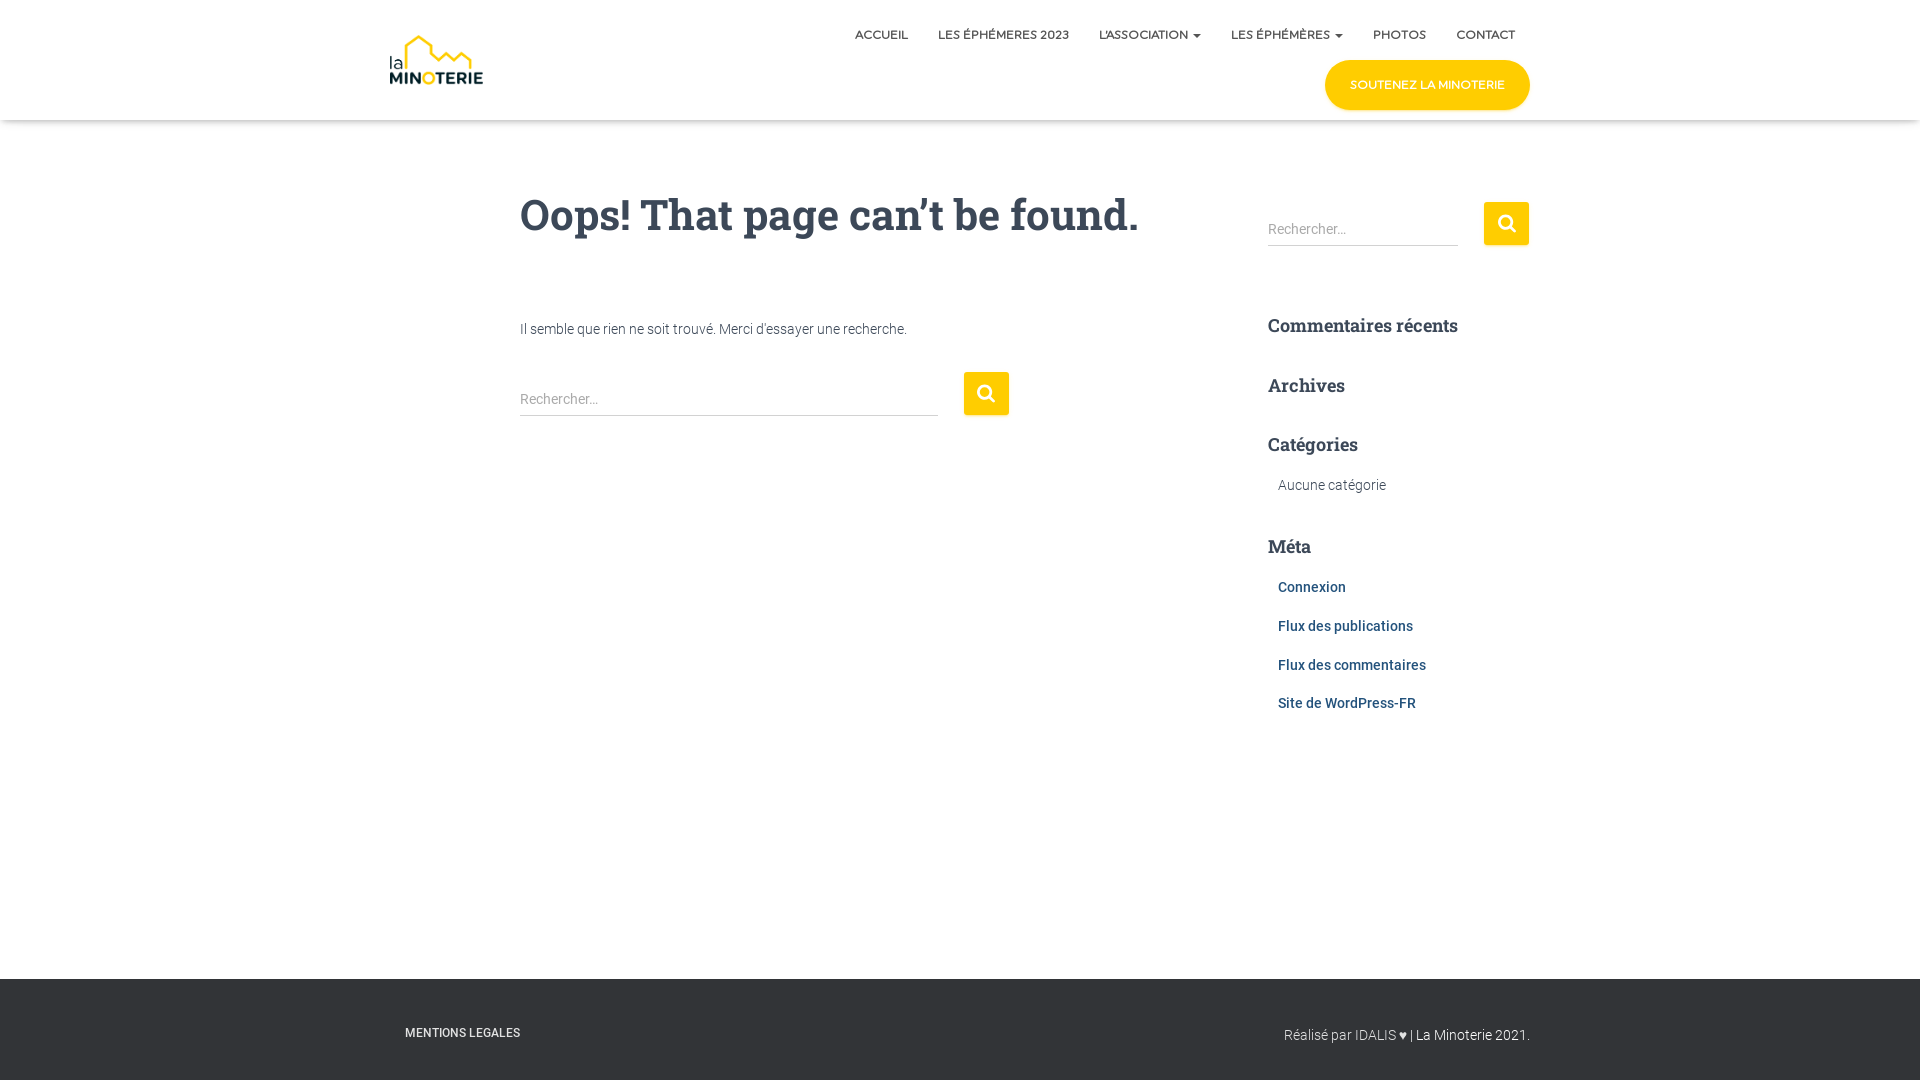 Image resolution: width=1920 pixels, height=1080 pixels. Describe the element at coordinates (461, 1033) in the screenshot. I see `'MENTIONS LEGALES'` at that location.